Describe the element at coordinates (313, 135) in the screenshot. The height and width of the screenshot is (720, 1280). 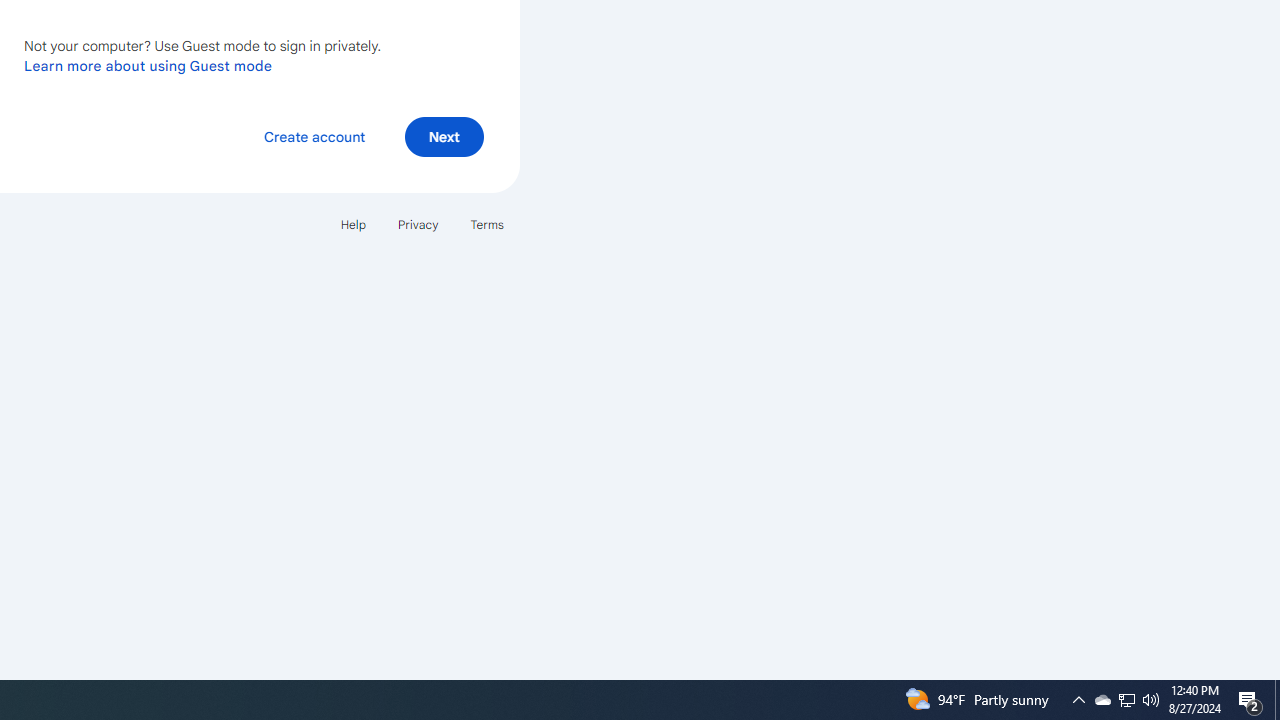
I see `'Create account'` at that location.